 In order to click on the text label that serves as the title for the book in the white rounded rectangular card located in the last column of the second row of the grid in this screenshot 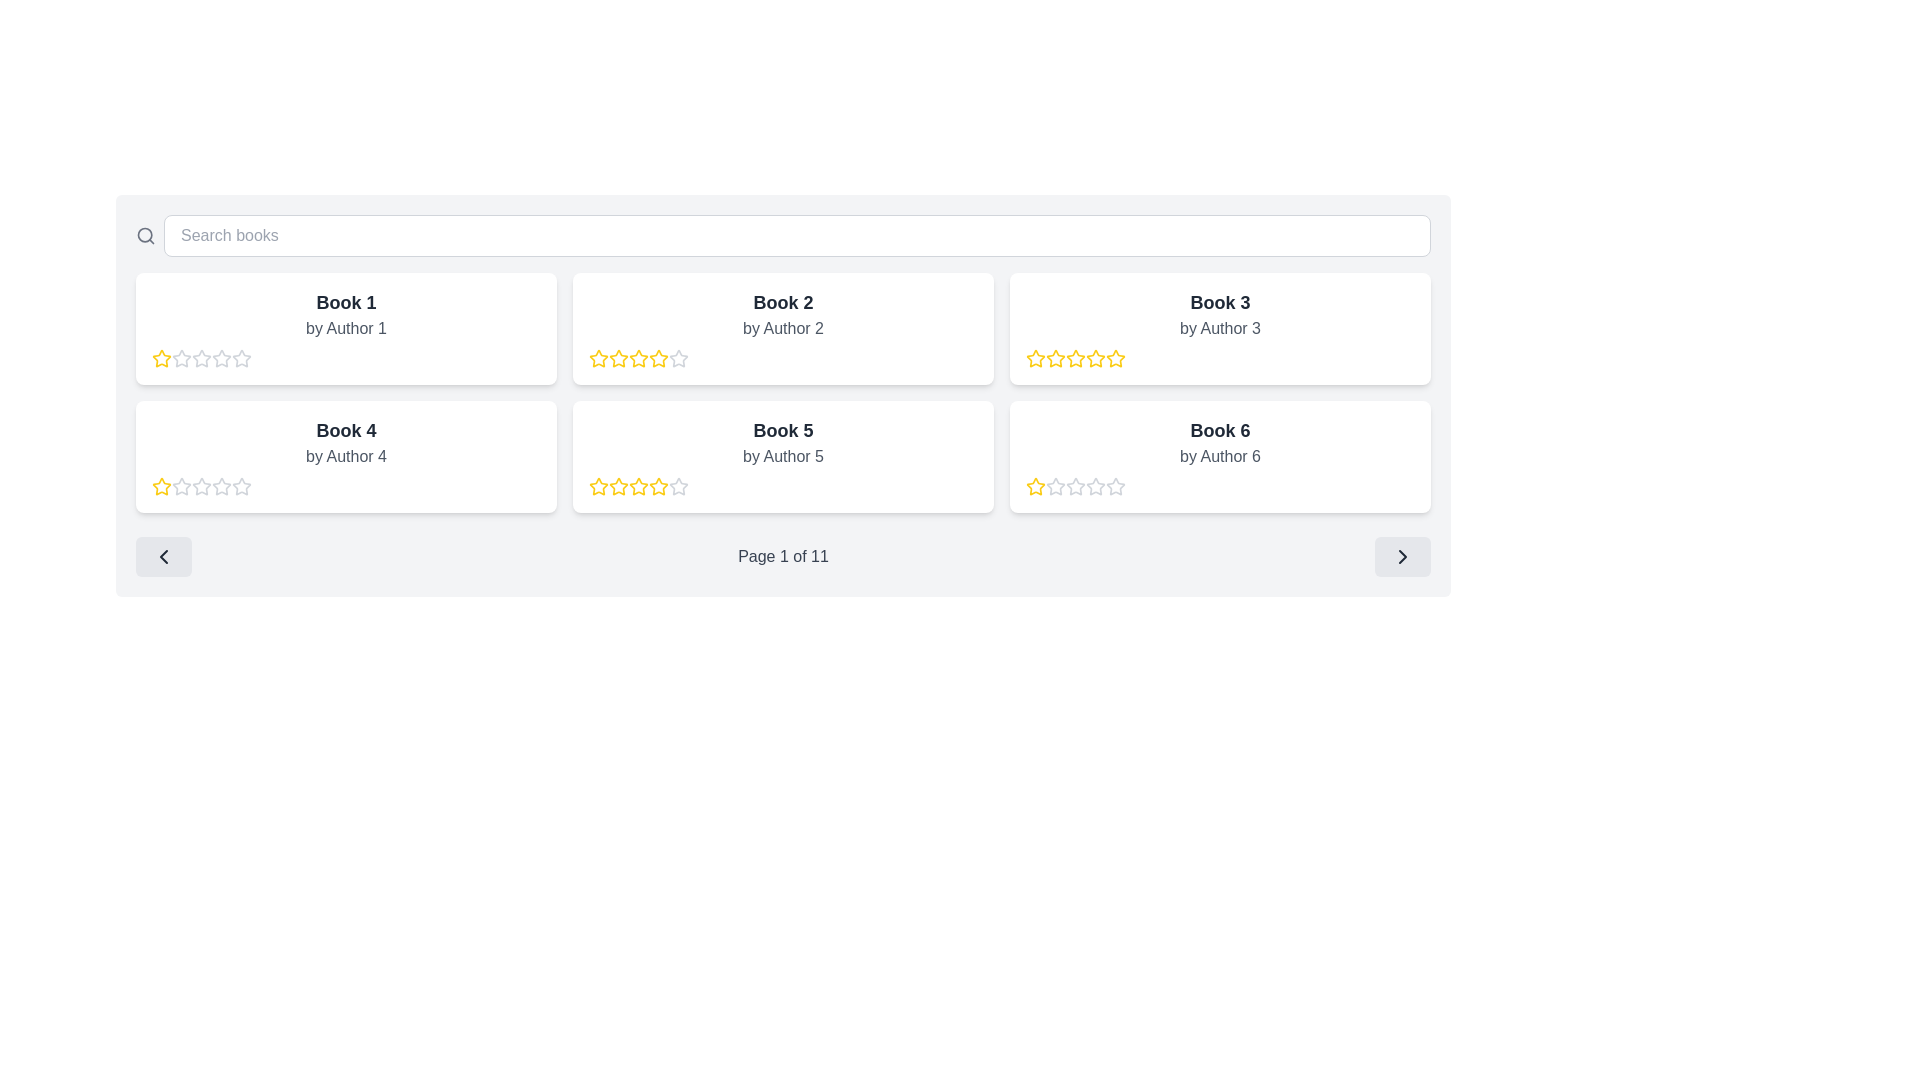, I will do `click(1219, 430)`.